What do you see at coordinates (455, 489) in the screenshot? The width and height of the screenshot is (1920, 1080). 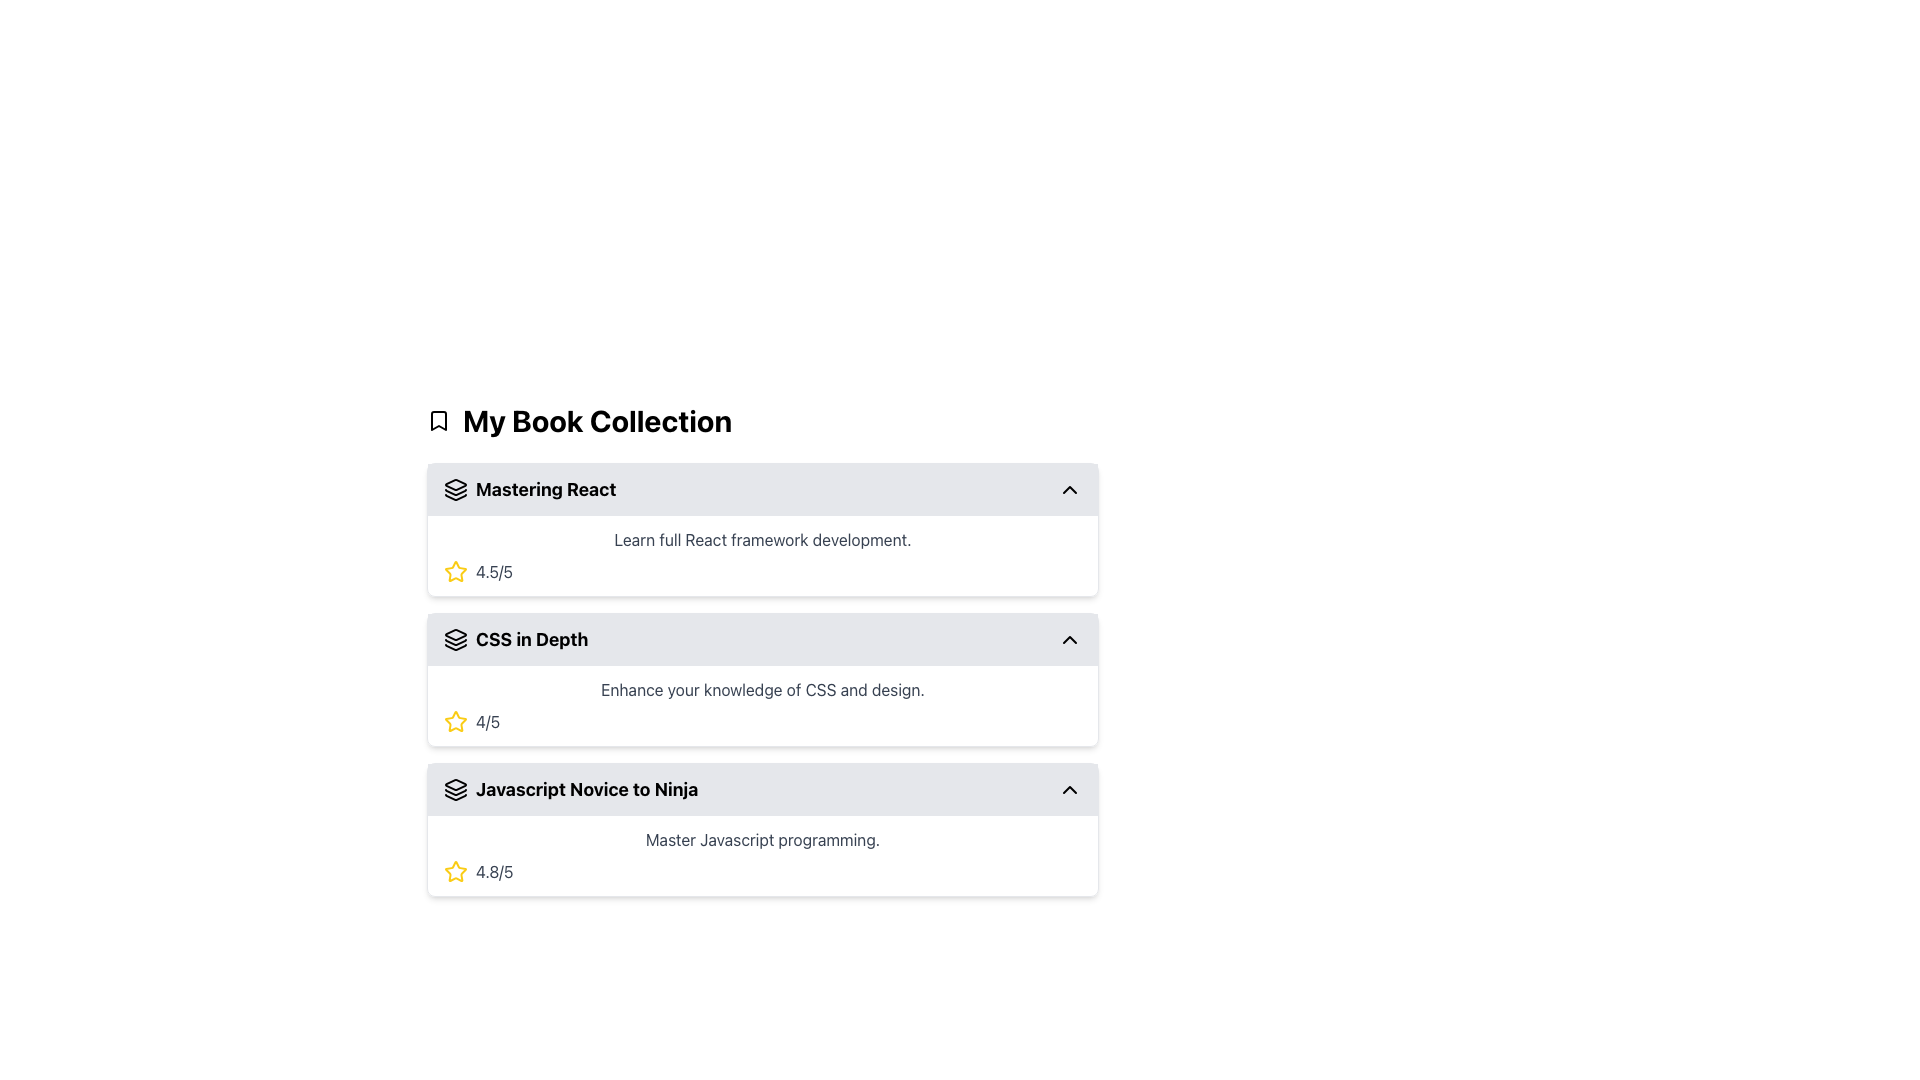 I see `the icon representing the topic 'Mastering React' located to the immediate left of the 'Mastering React' text` at bounding box center [455, 489].